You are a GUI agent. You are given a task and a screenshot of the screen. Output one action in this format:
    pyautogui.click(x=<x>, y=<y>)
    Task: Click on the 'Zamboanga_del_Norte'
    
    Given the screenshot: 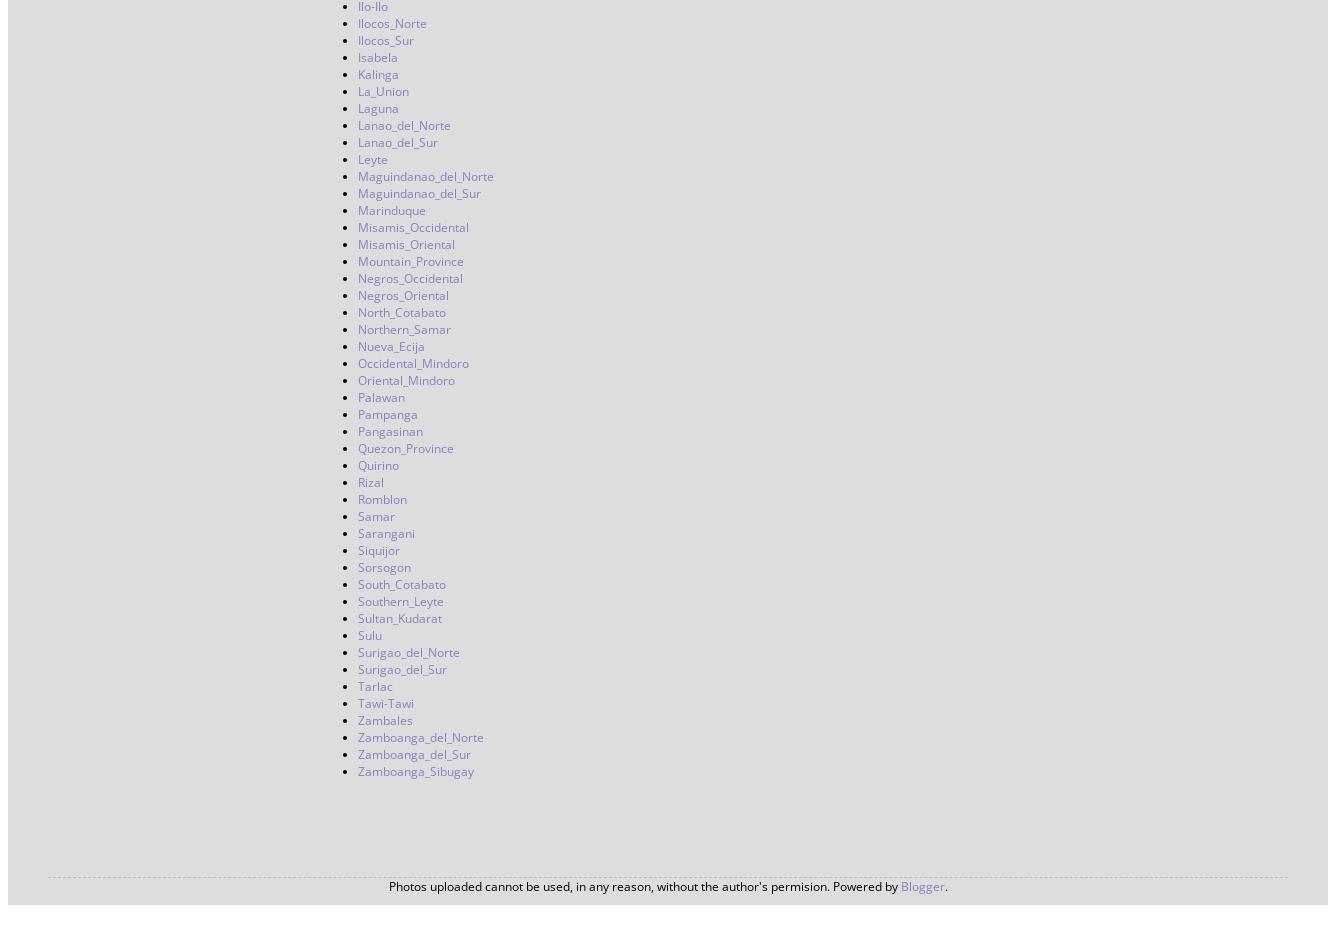 What is the action you would take?
    pyautogui.click(x=420, y=736)
    